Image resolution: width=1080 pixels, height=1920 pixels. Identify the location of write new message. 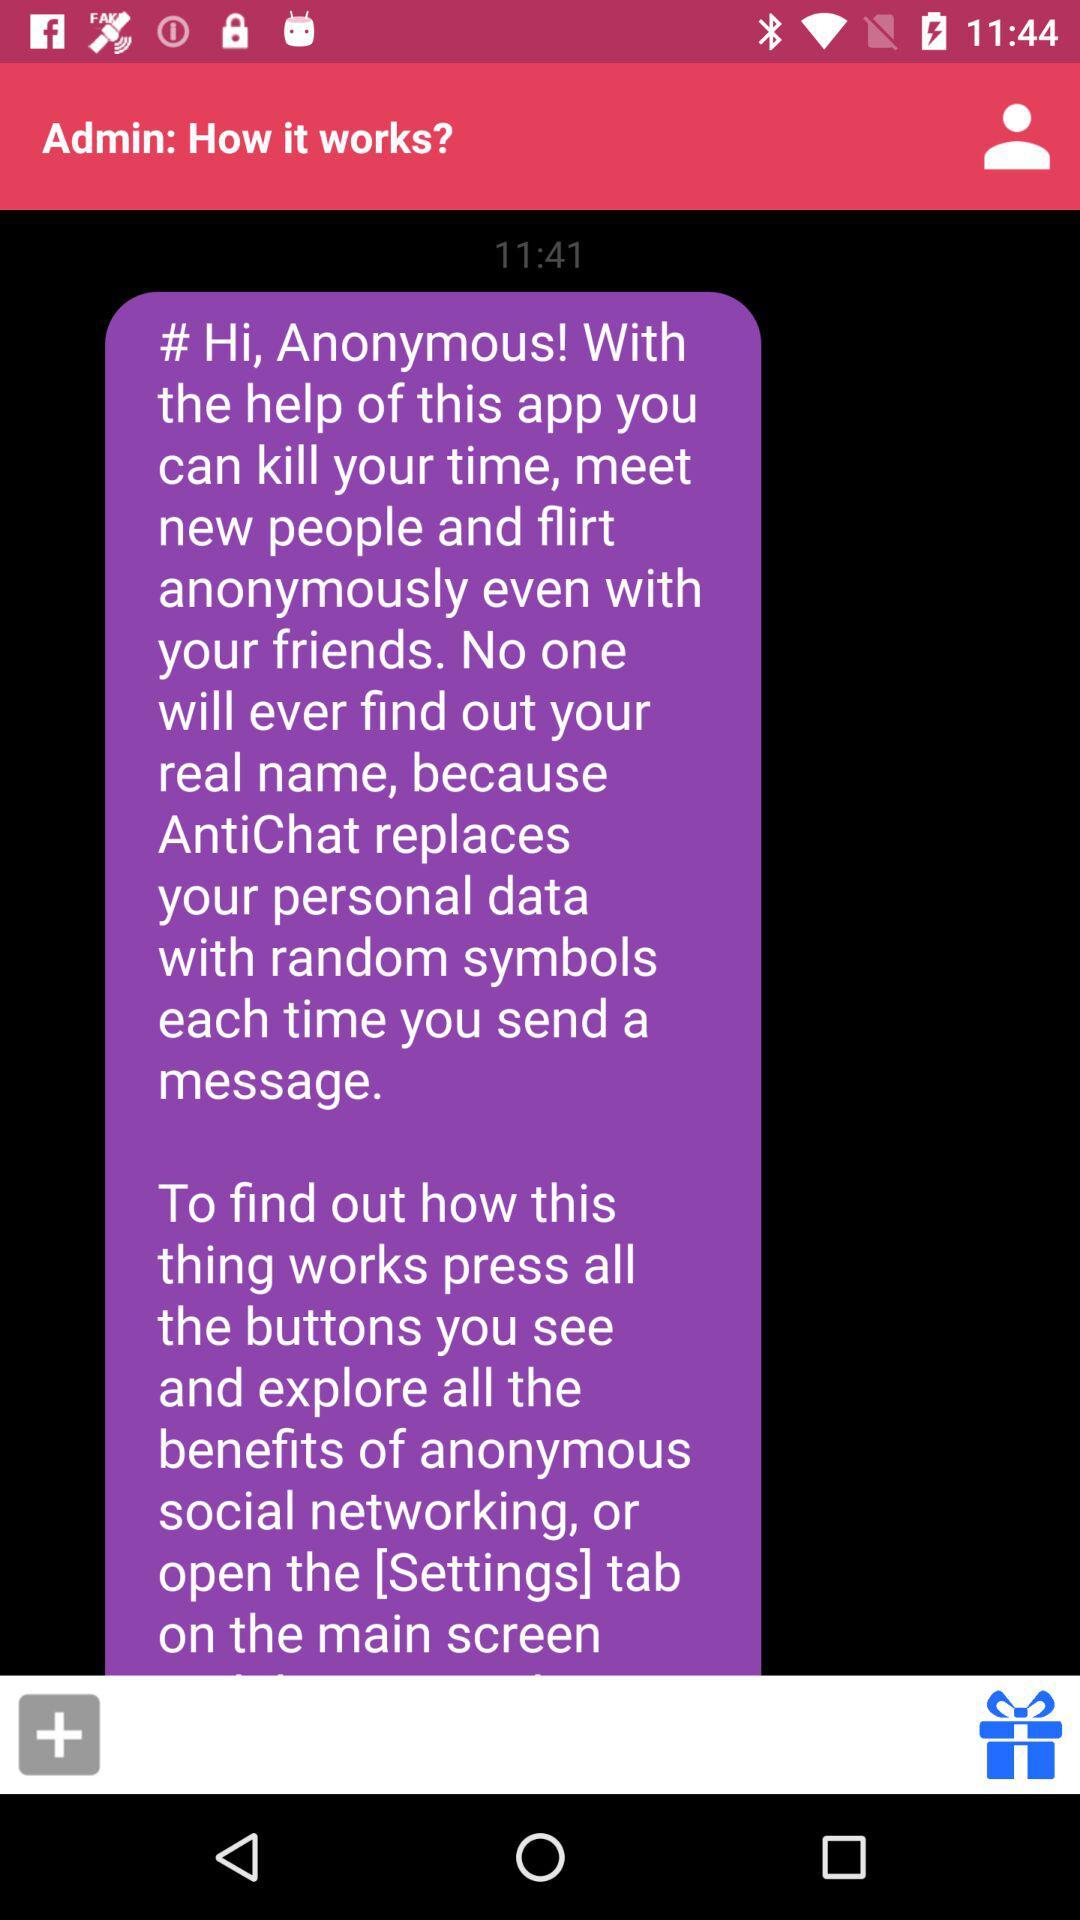
(58, 1733).